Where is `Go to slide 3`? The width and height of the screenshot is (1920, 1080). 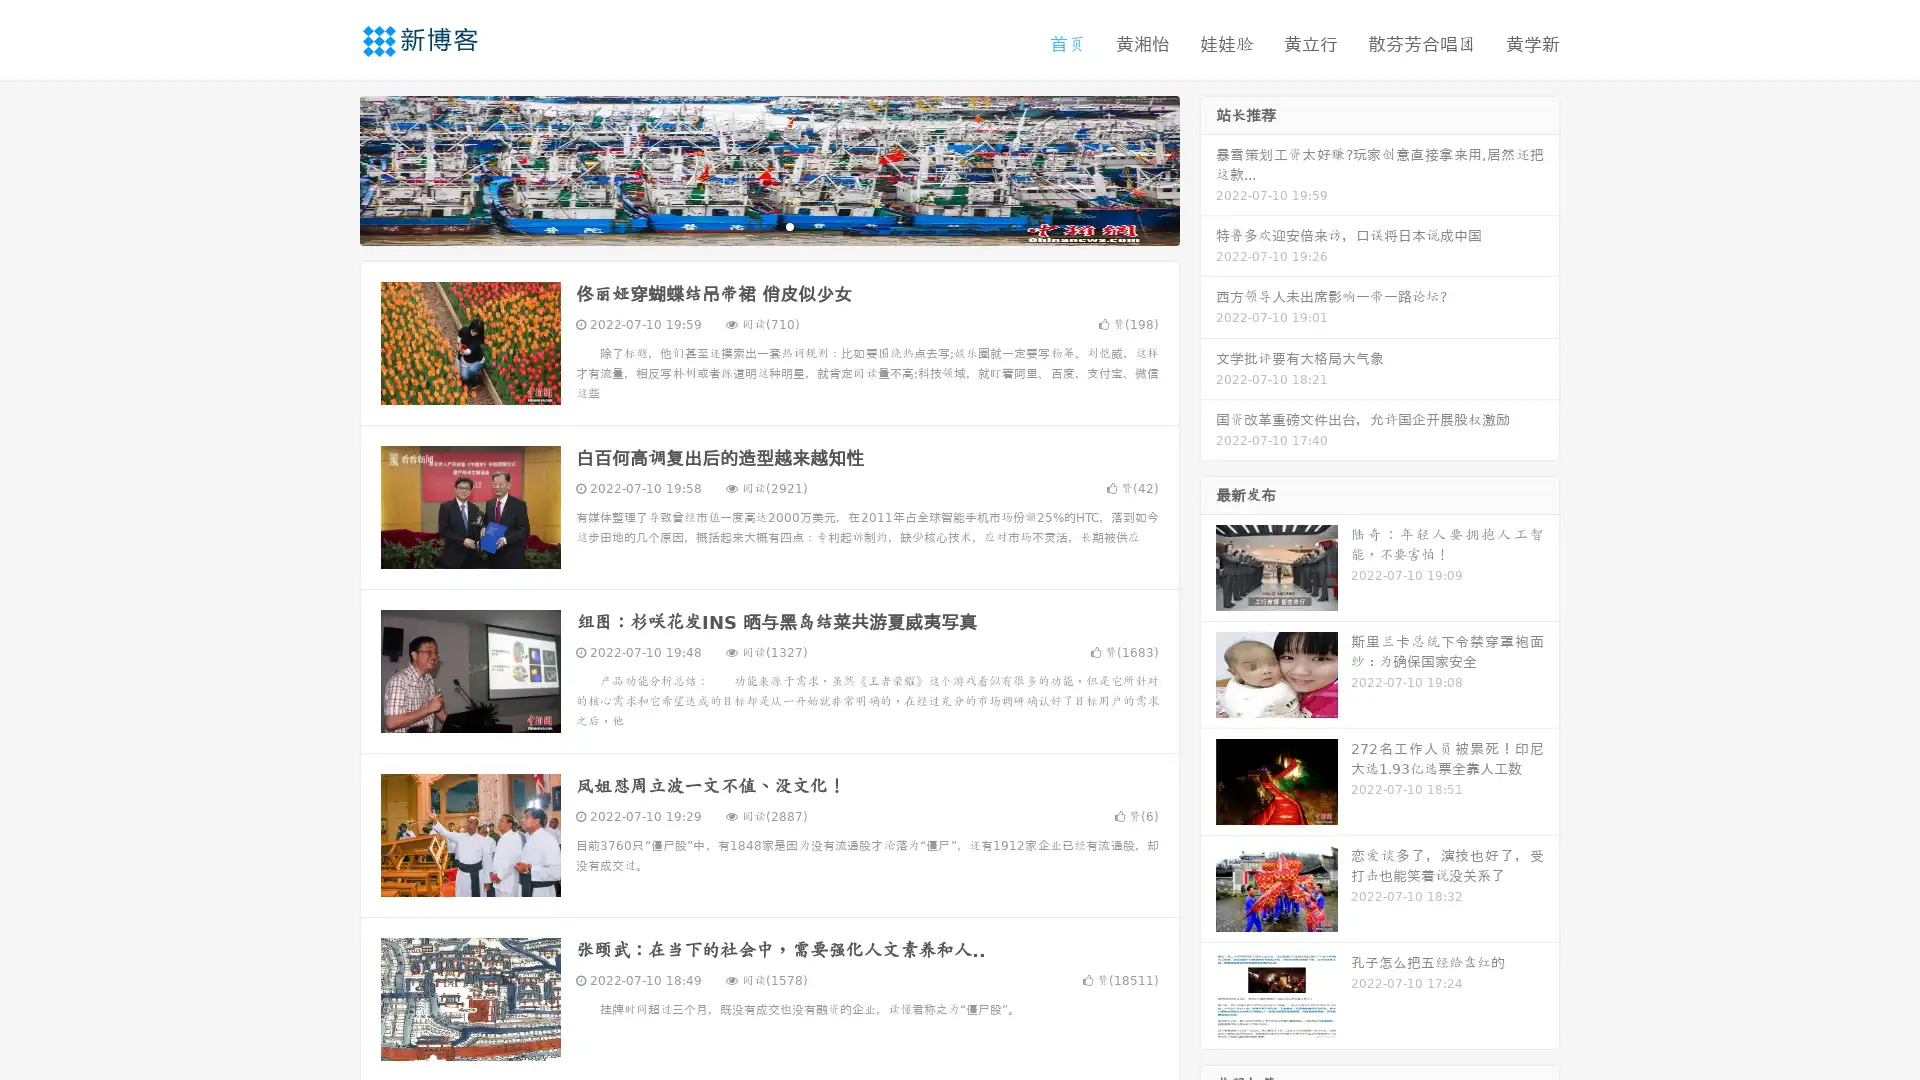 Go to slide 3 is located at coordinates (789, 225).